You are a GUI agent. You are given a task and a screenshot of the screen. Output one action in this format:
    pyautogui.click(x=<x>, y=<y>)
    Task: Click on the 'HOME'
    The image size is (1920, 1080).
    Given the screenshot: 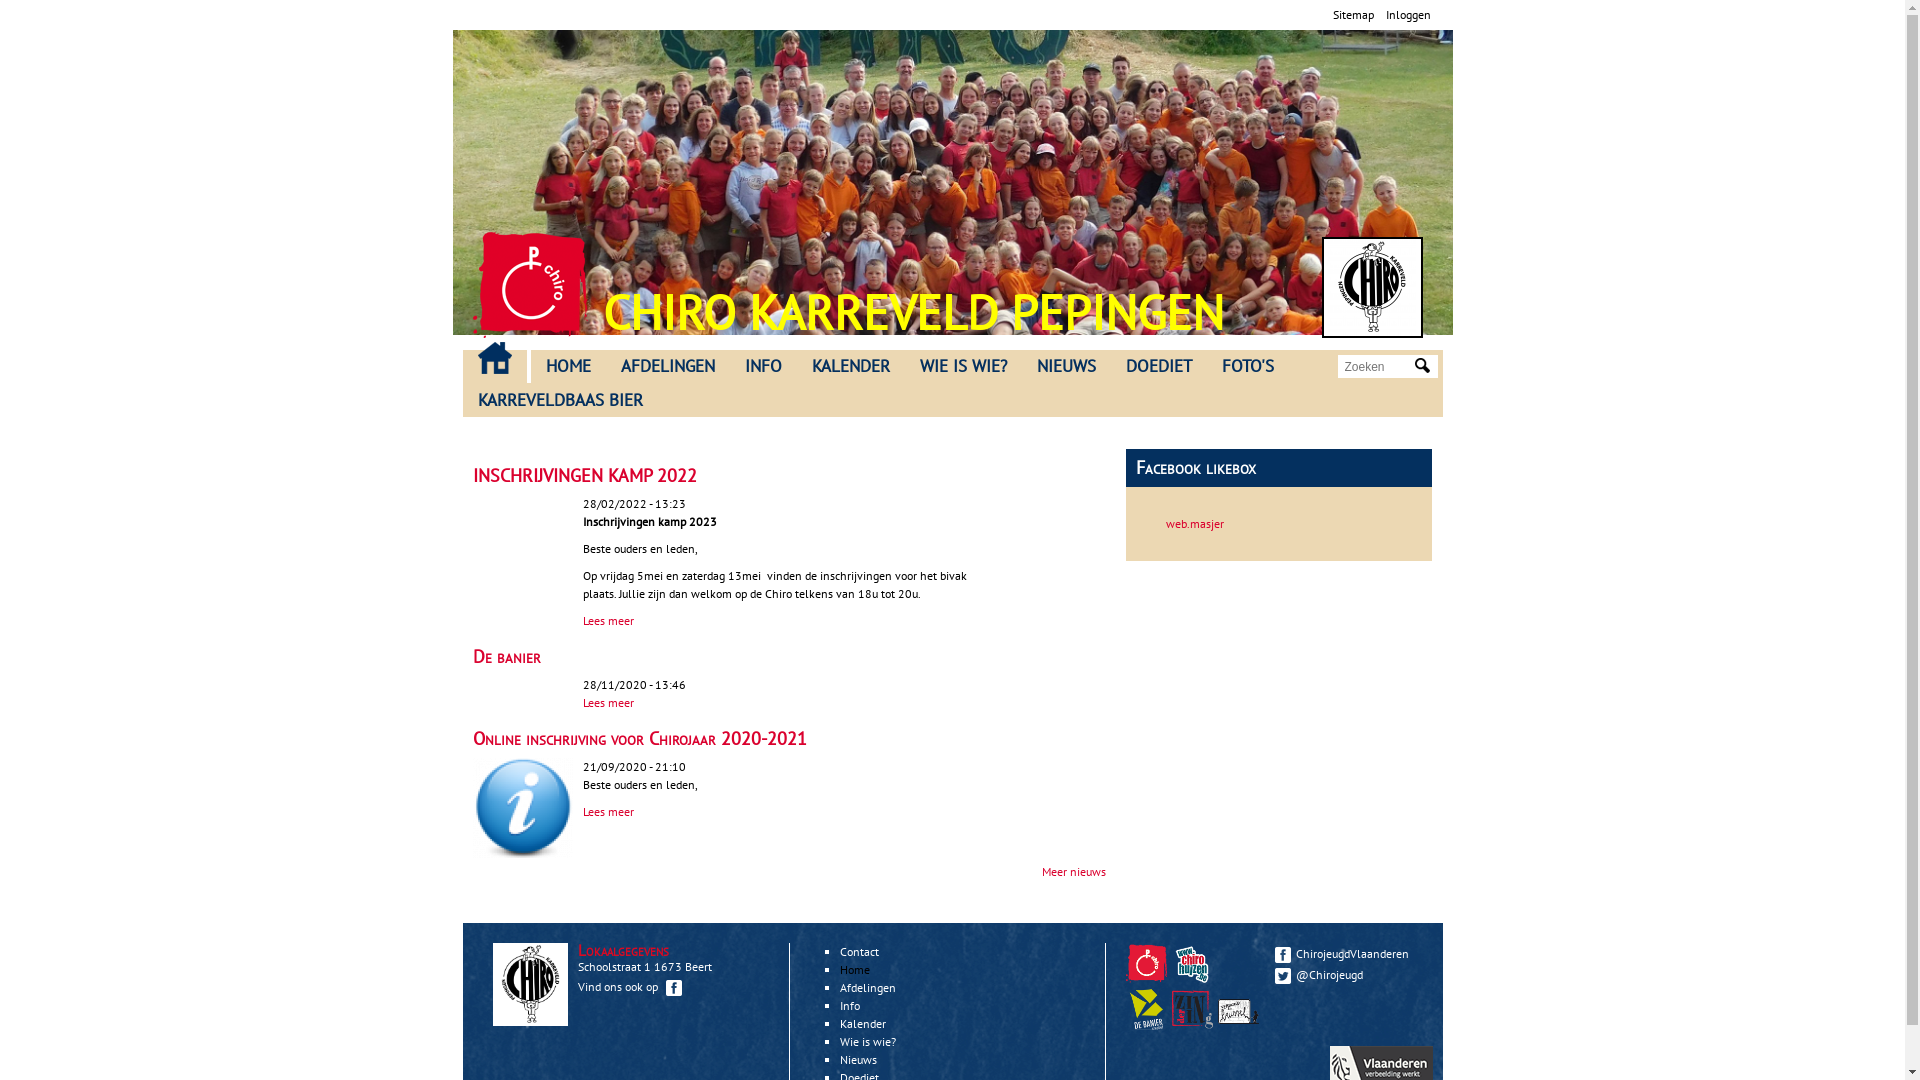 What is the action you would take?
    pyautogui.click(x=566, y=366)
    